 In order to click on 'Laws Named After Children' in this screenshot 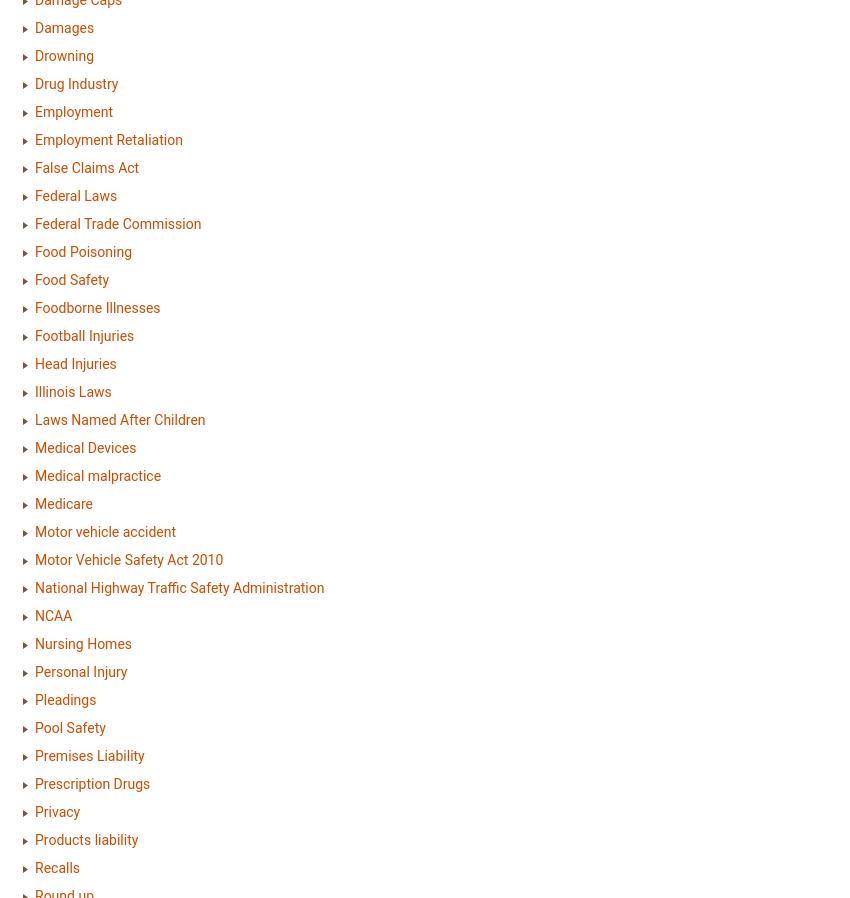, I will do `click(119, 419)`.